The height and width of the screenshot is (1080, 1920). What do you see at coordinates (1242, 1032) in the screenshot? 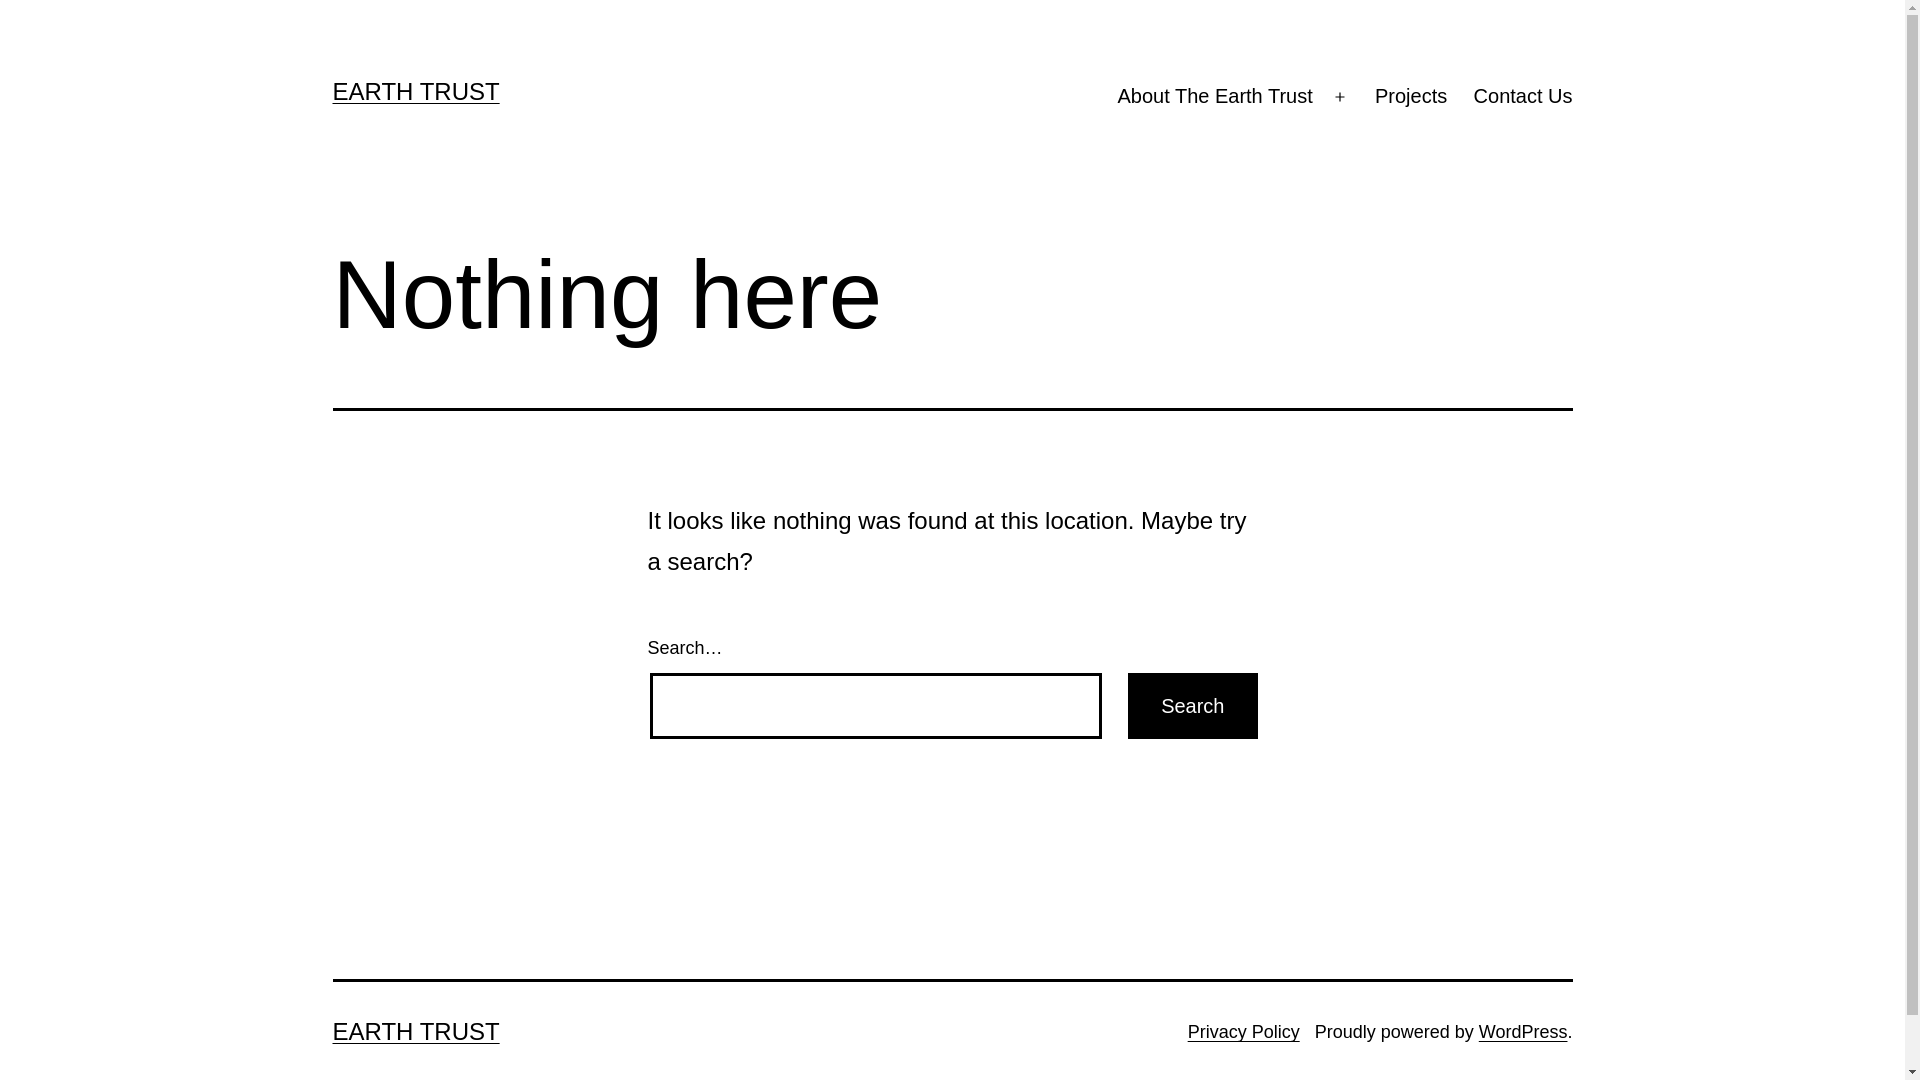
I see `'Privacy Policy'` at bounding box center [1242, 1032].